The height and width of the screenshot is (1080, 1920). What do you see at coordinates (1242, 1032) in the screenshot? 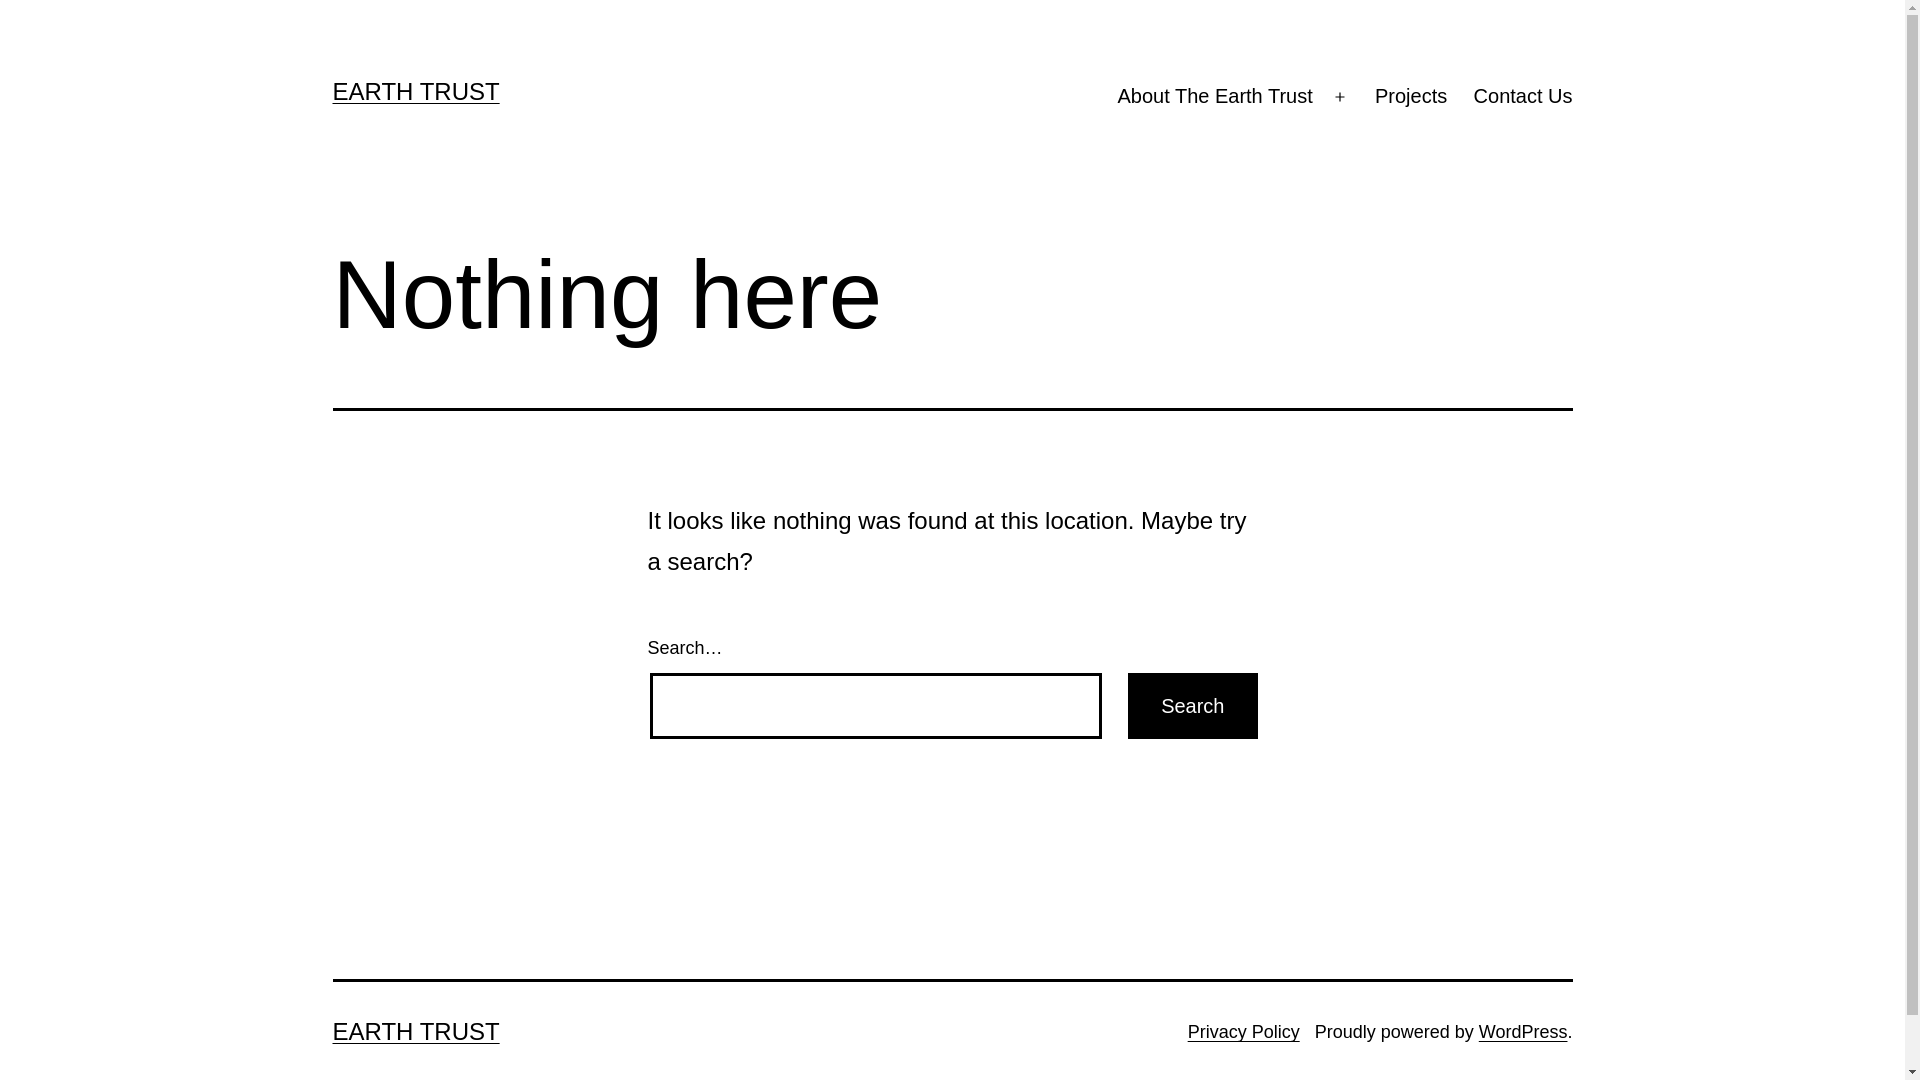
I see `'Privacy Policy'` at bounding box center [1242, 1032].